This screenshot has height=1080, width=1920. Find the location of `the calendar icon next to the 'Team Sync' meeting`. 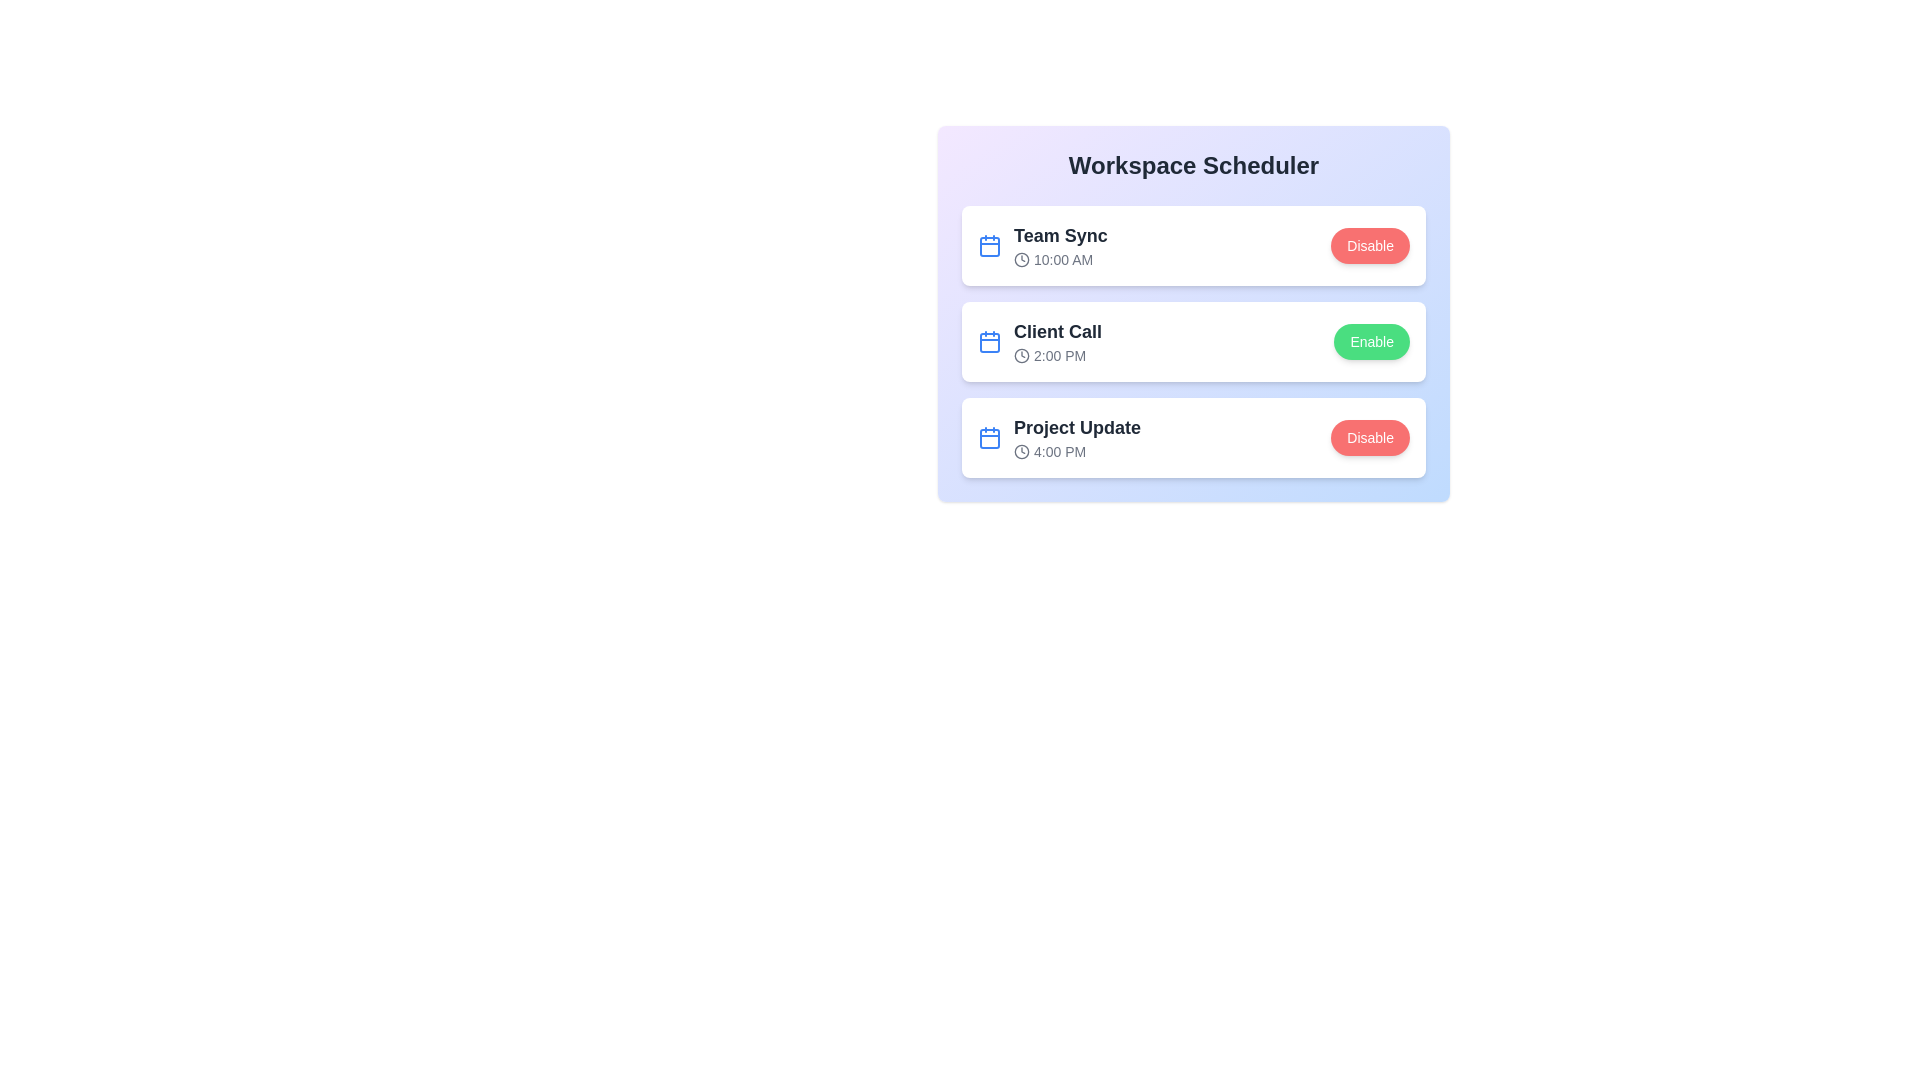

the calendar icon next to the 'Team Sync' meeting is located at coordinates (989, 245).